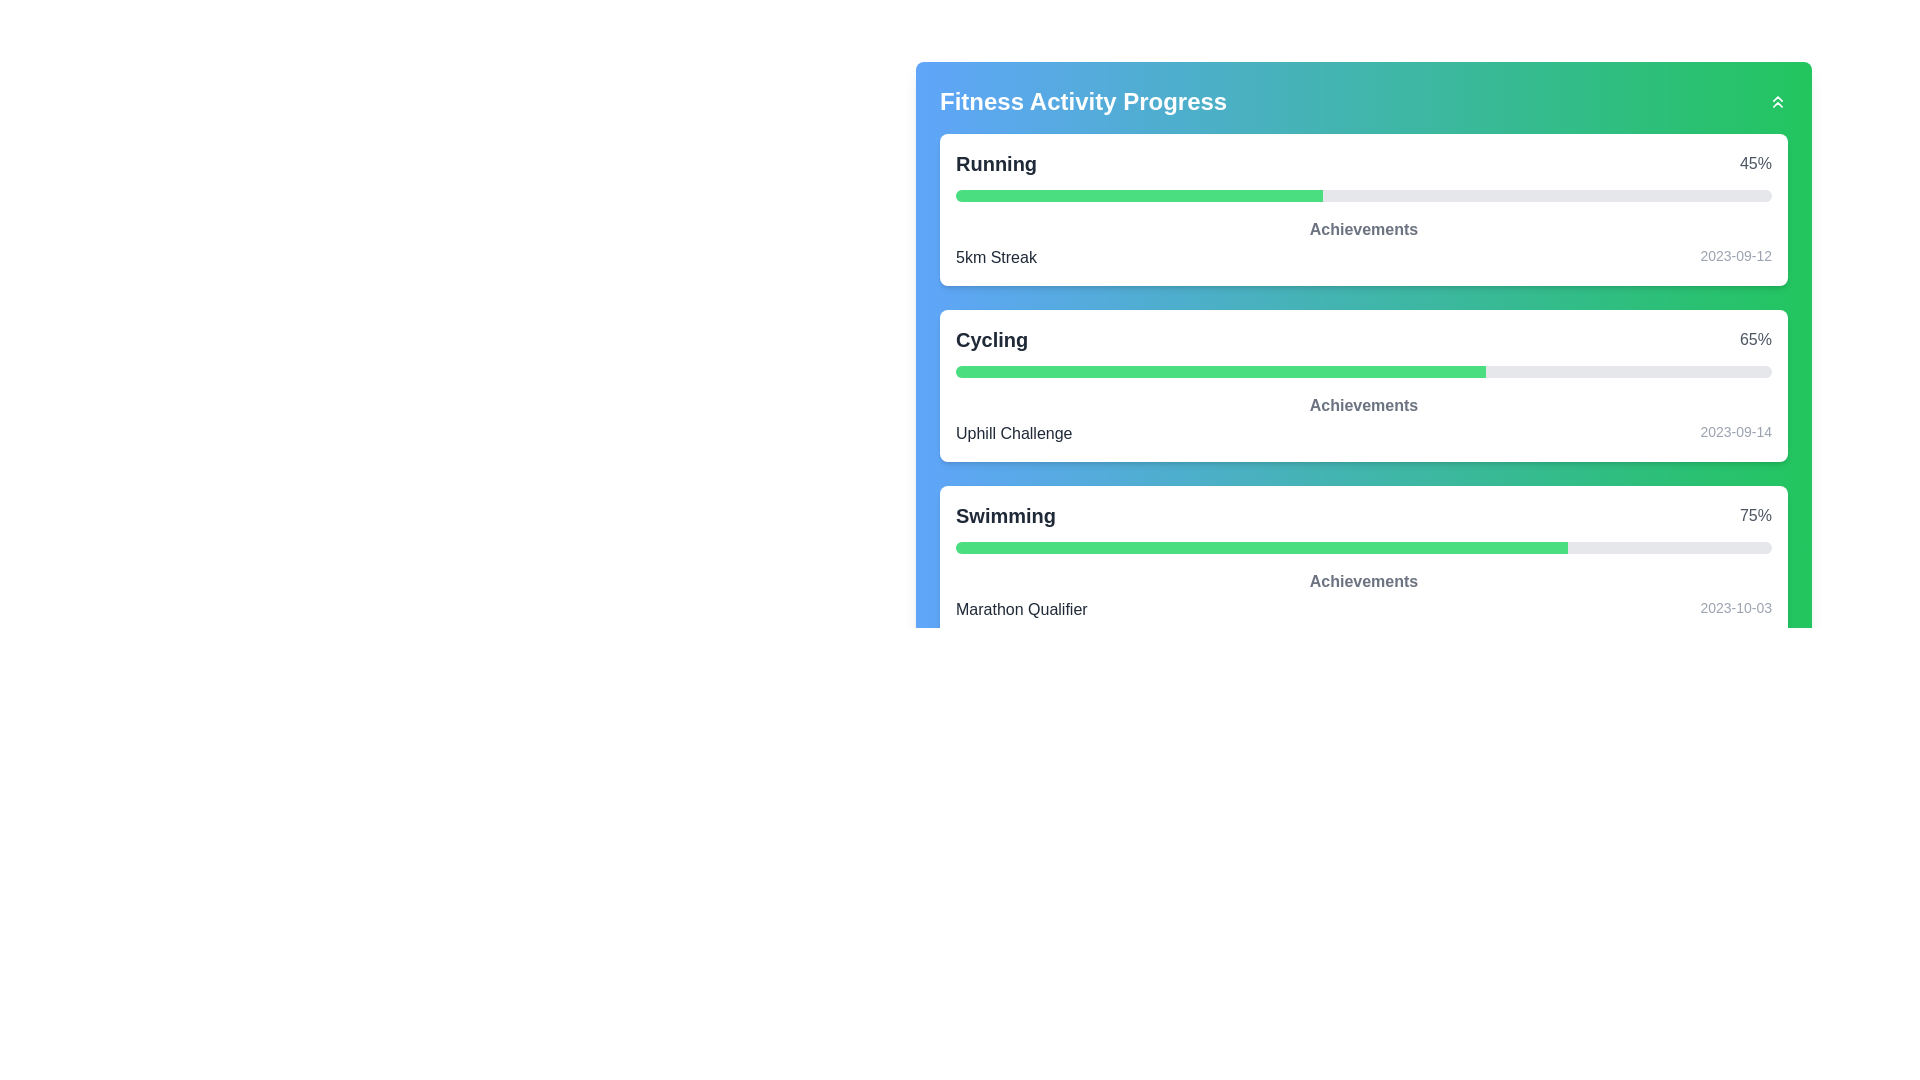 The image size is (1920, 1080). I want to click on the collapsible or scroll-to-top icon button located at the top-right corner of the 'Fitness Activity Progress' header, so click(1777, 101).